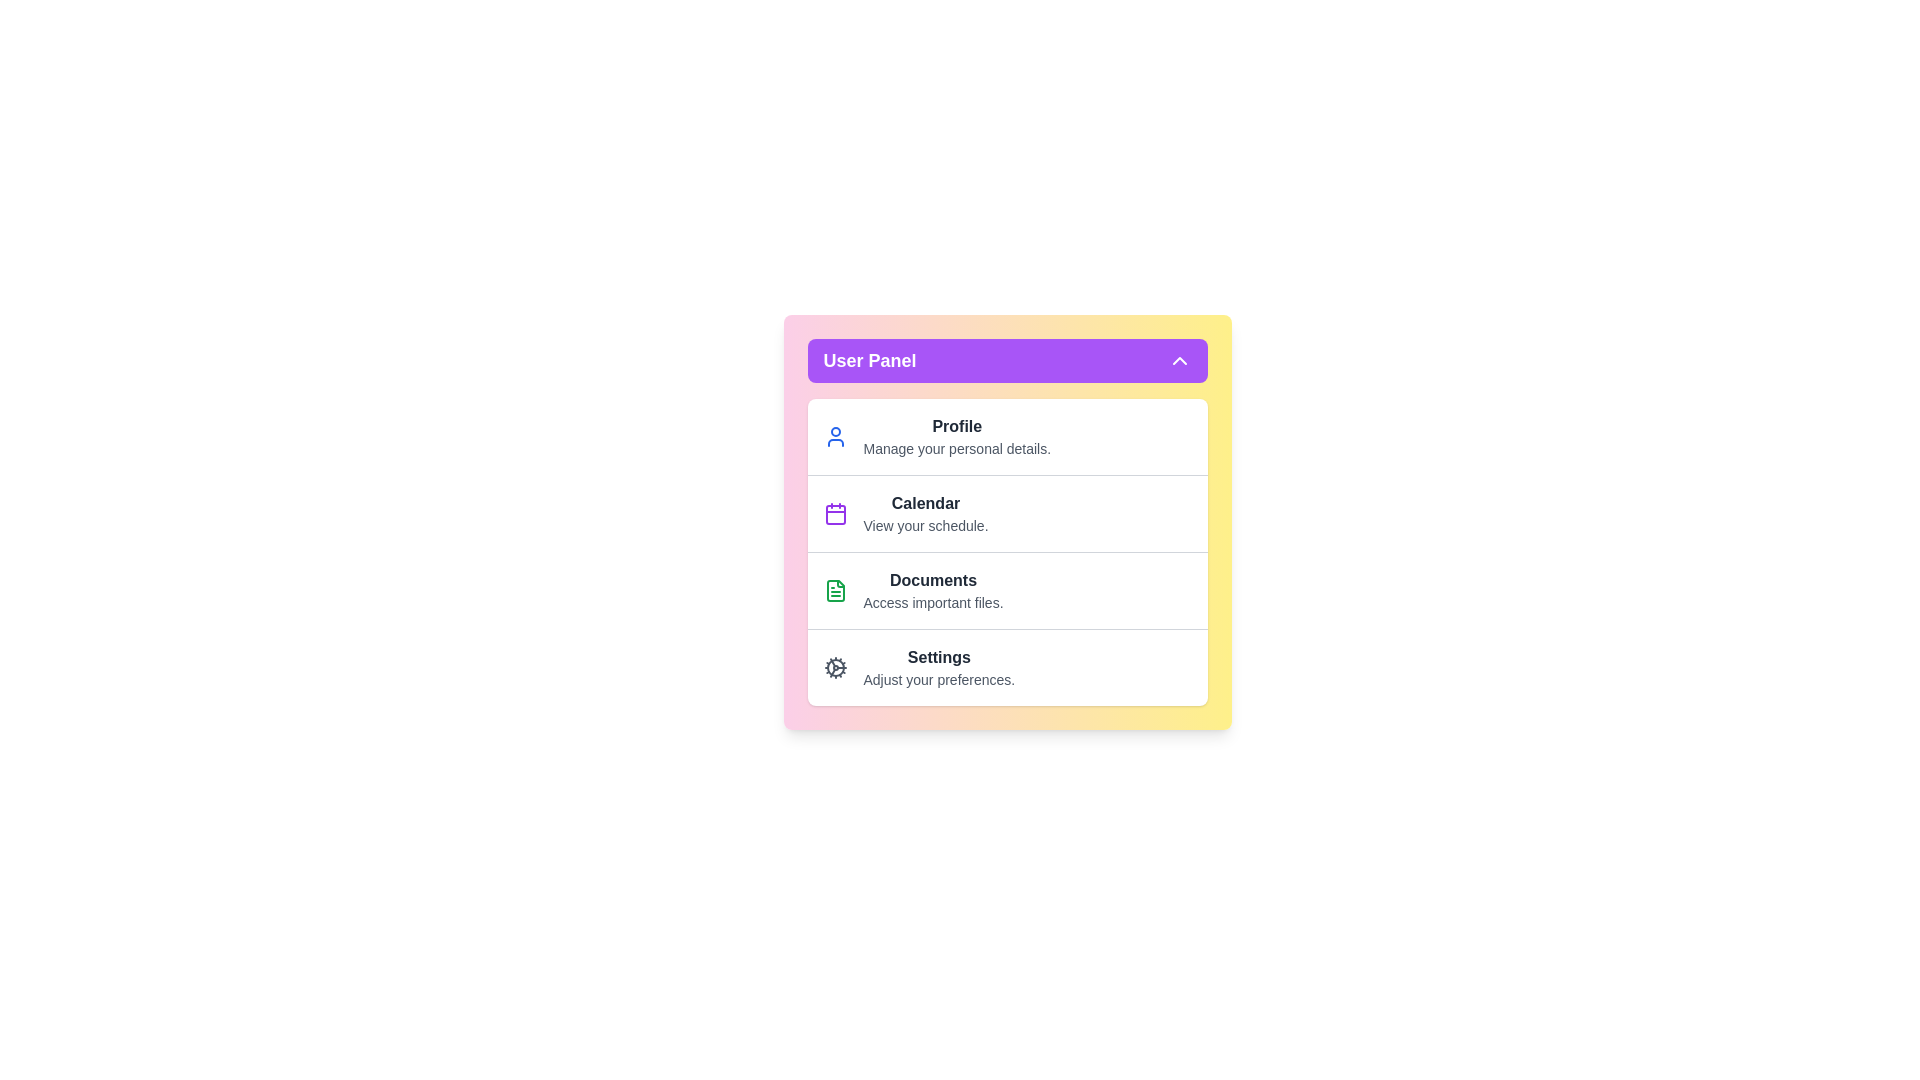 The width and height of the screenshot is (1920, 1080). What do you see at coordinates (835, 435) in the screenshot?
I see `user profile SVG icon located in the 'Profile' section of the user panel, which is styled in blue and positioned to the left of the text 'Profile'` at bounding box center [835, 435].